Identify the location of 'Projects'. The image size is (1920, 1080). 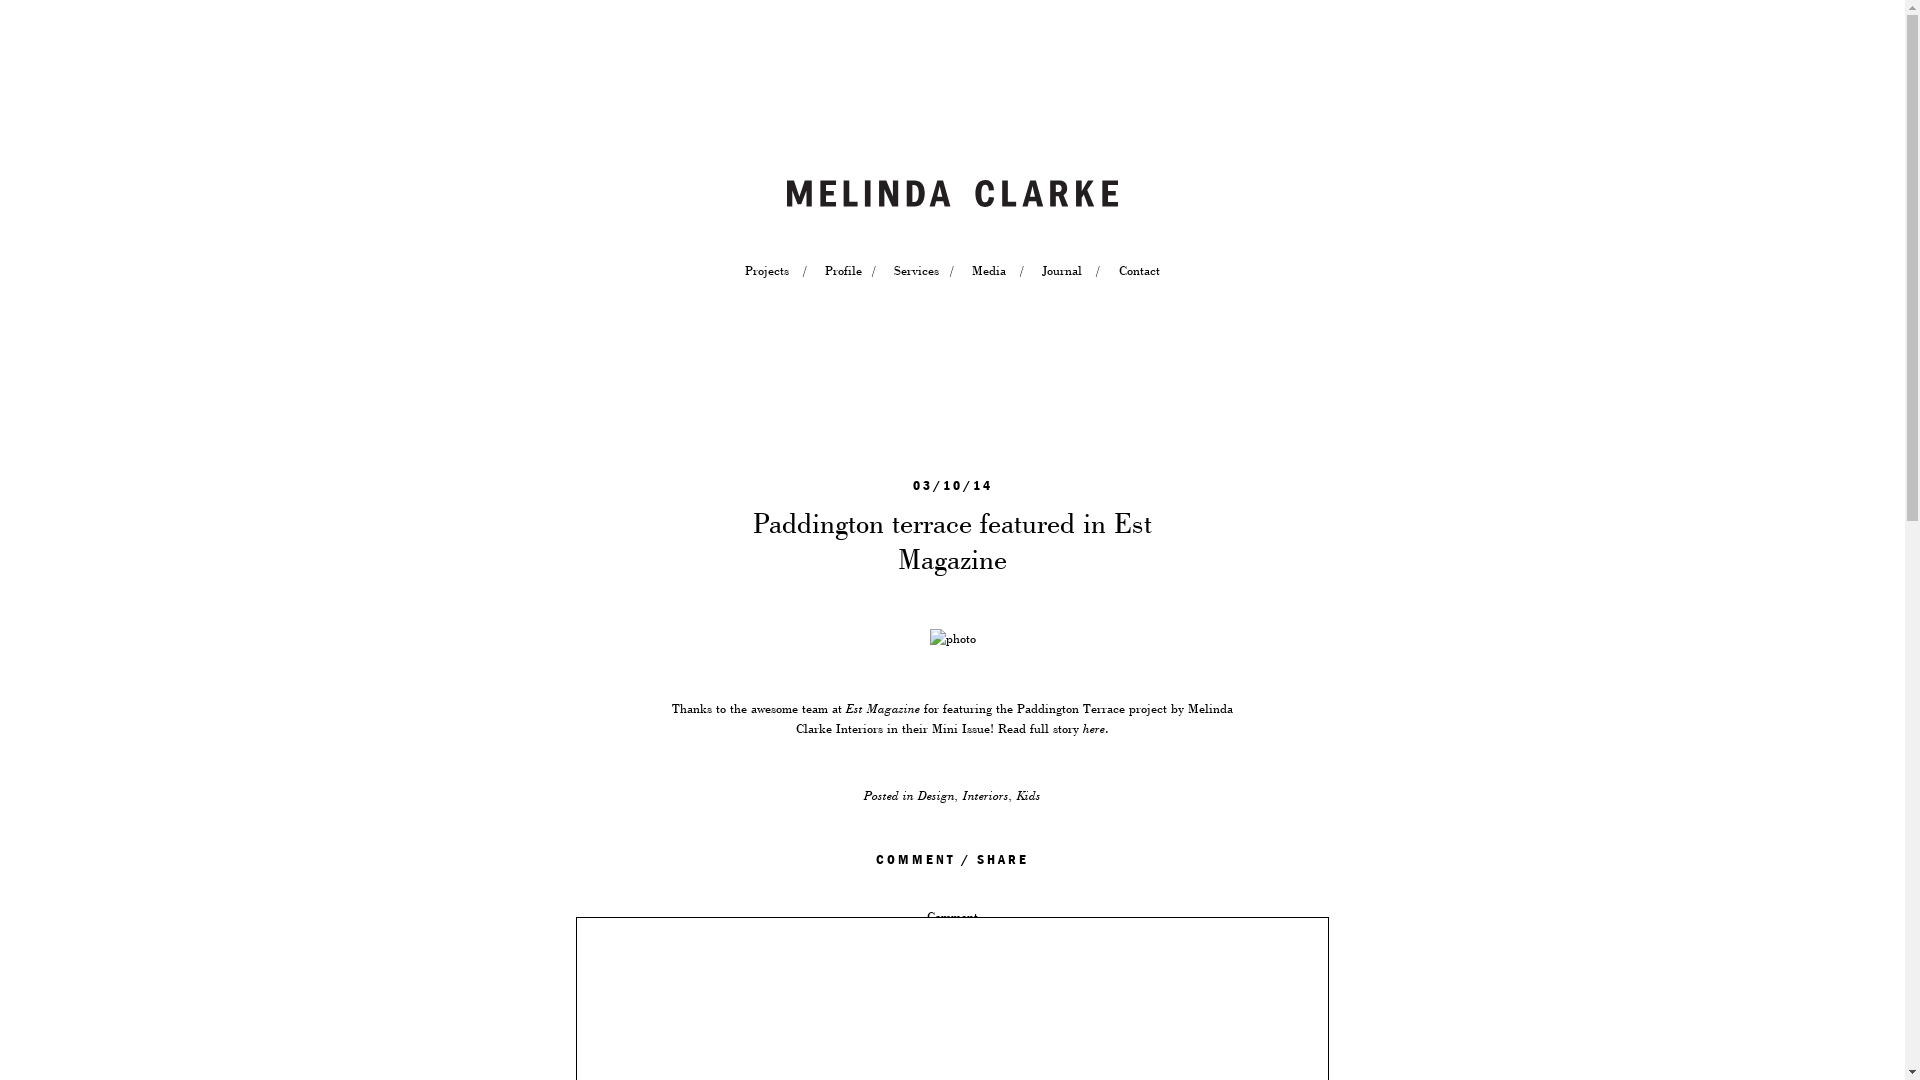
(766, 270).